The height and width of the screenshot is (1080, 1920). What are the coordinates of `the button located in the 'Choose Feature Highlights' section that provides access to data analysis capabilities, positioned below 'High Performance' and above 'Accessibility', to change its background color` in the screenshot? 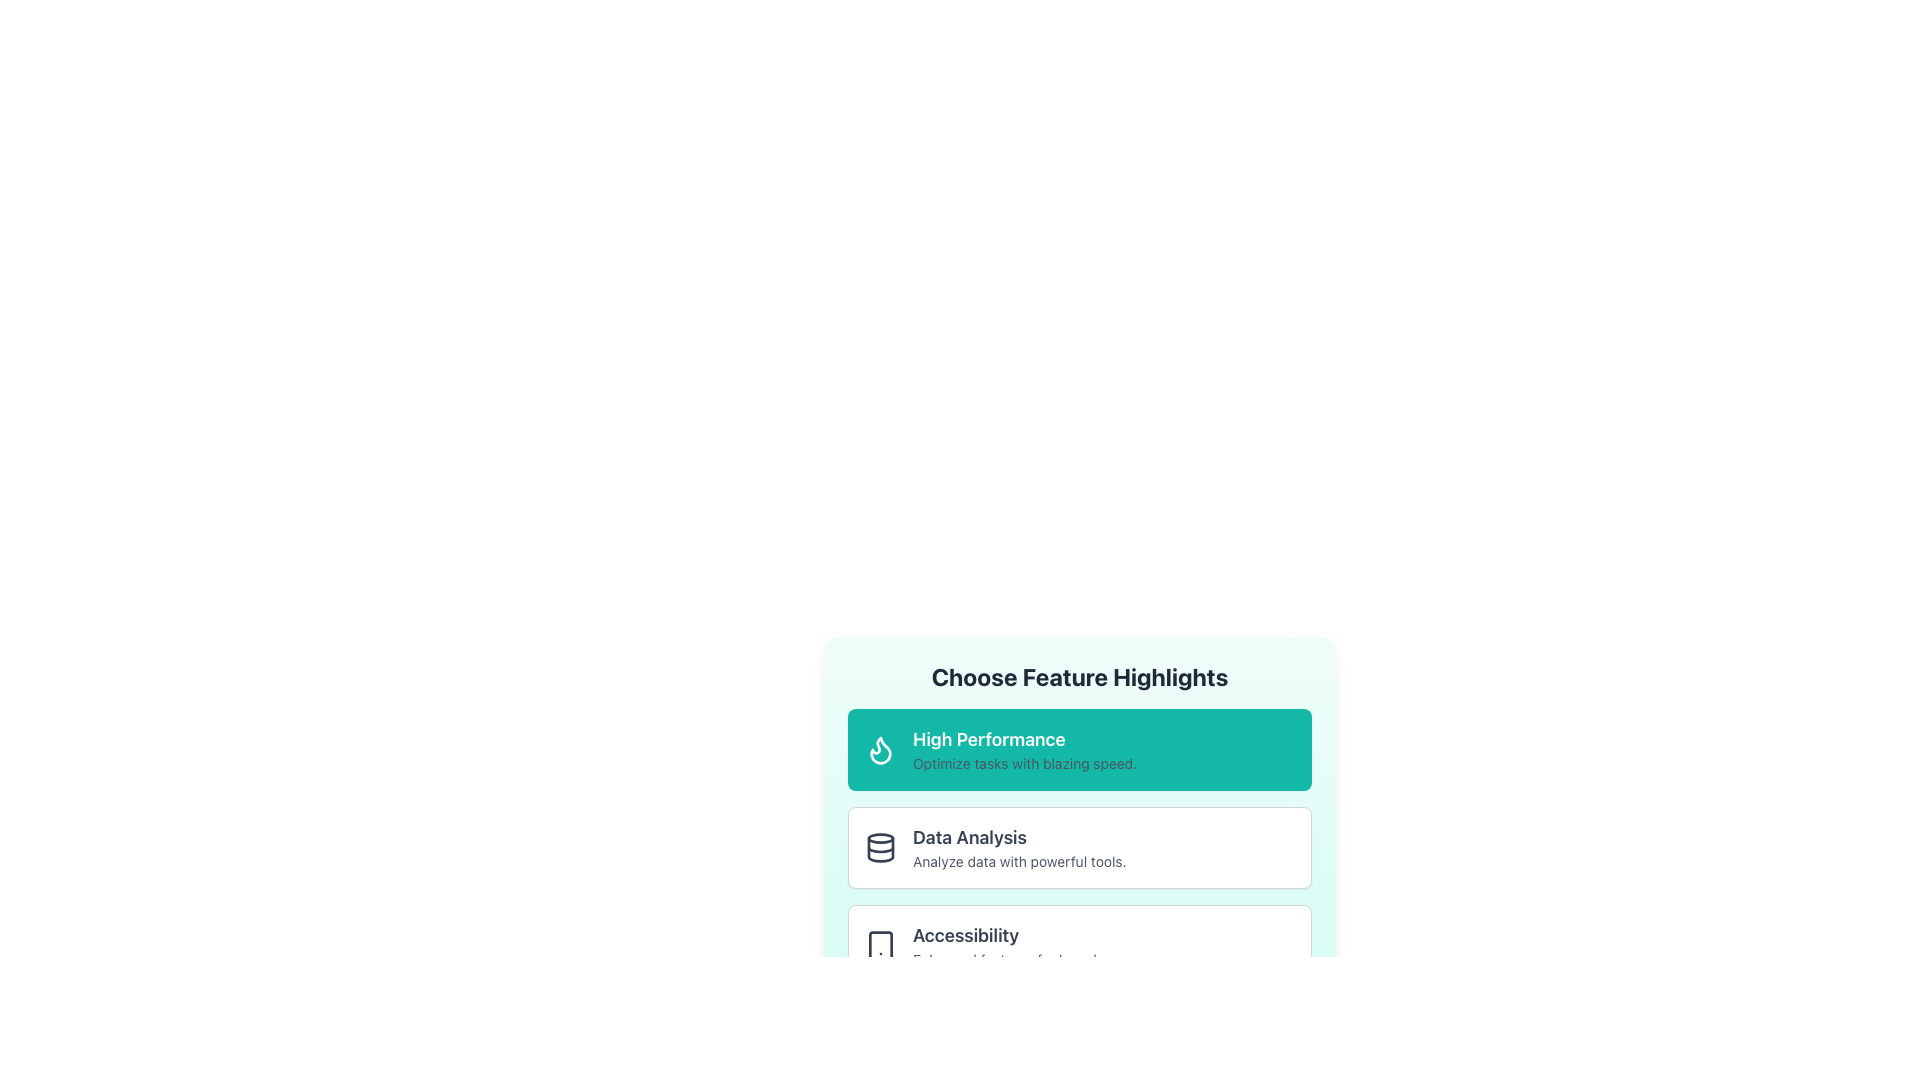 It's located at (1079, 848).